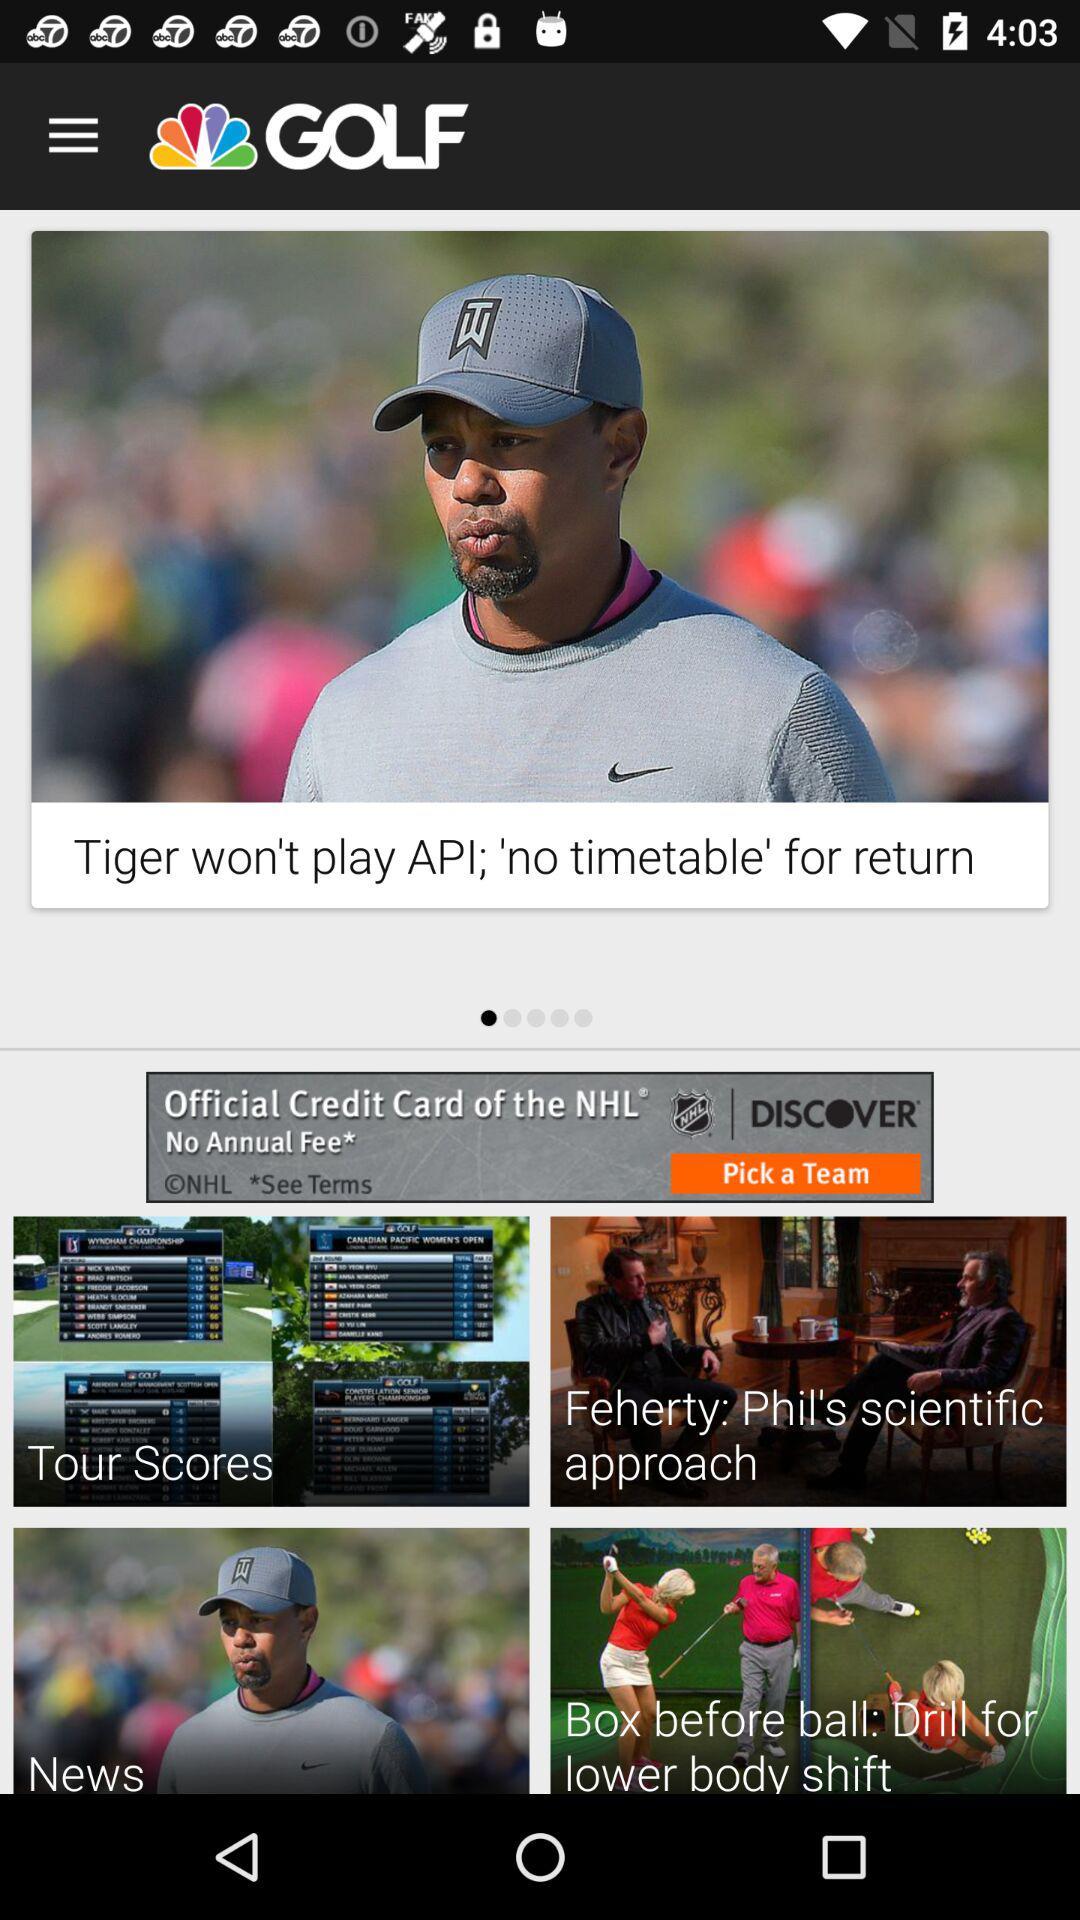  I want to click on advertisement, so click(540, 516).